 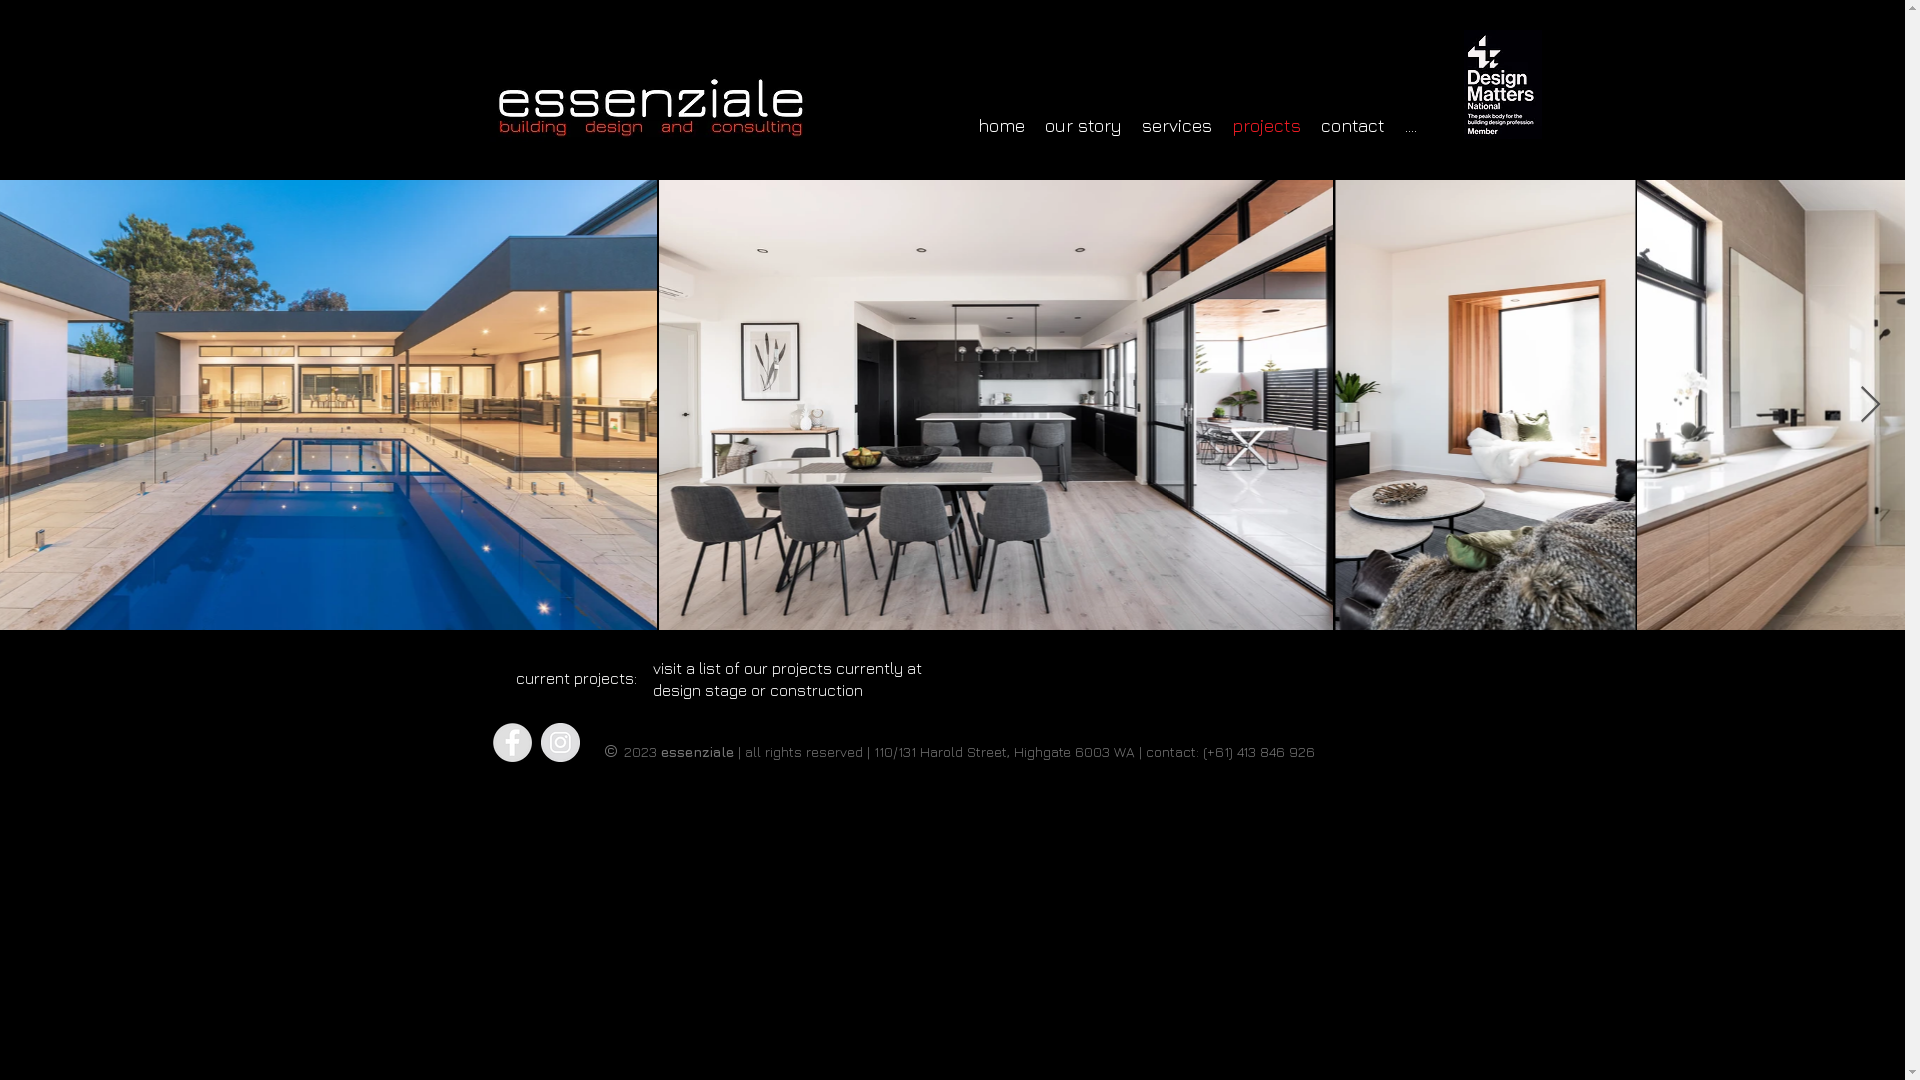 What do you see at coordinates (1033, 126) in the screenshot?
I see `'our story'` at bounding box center [1033, 126].